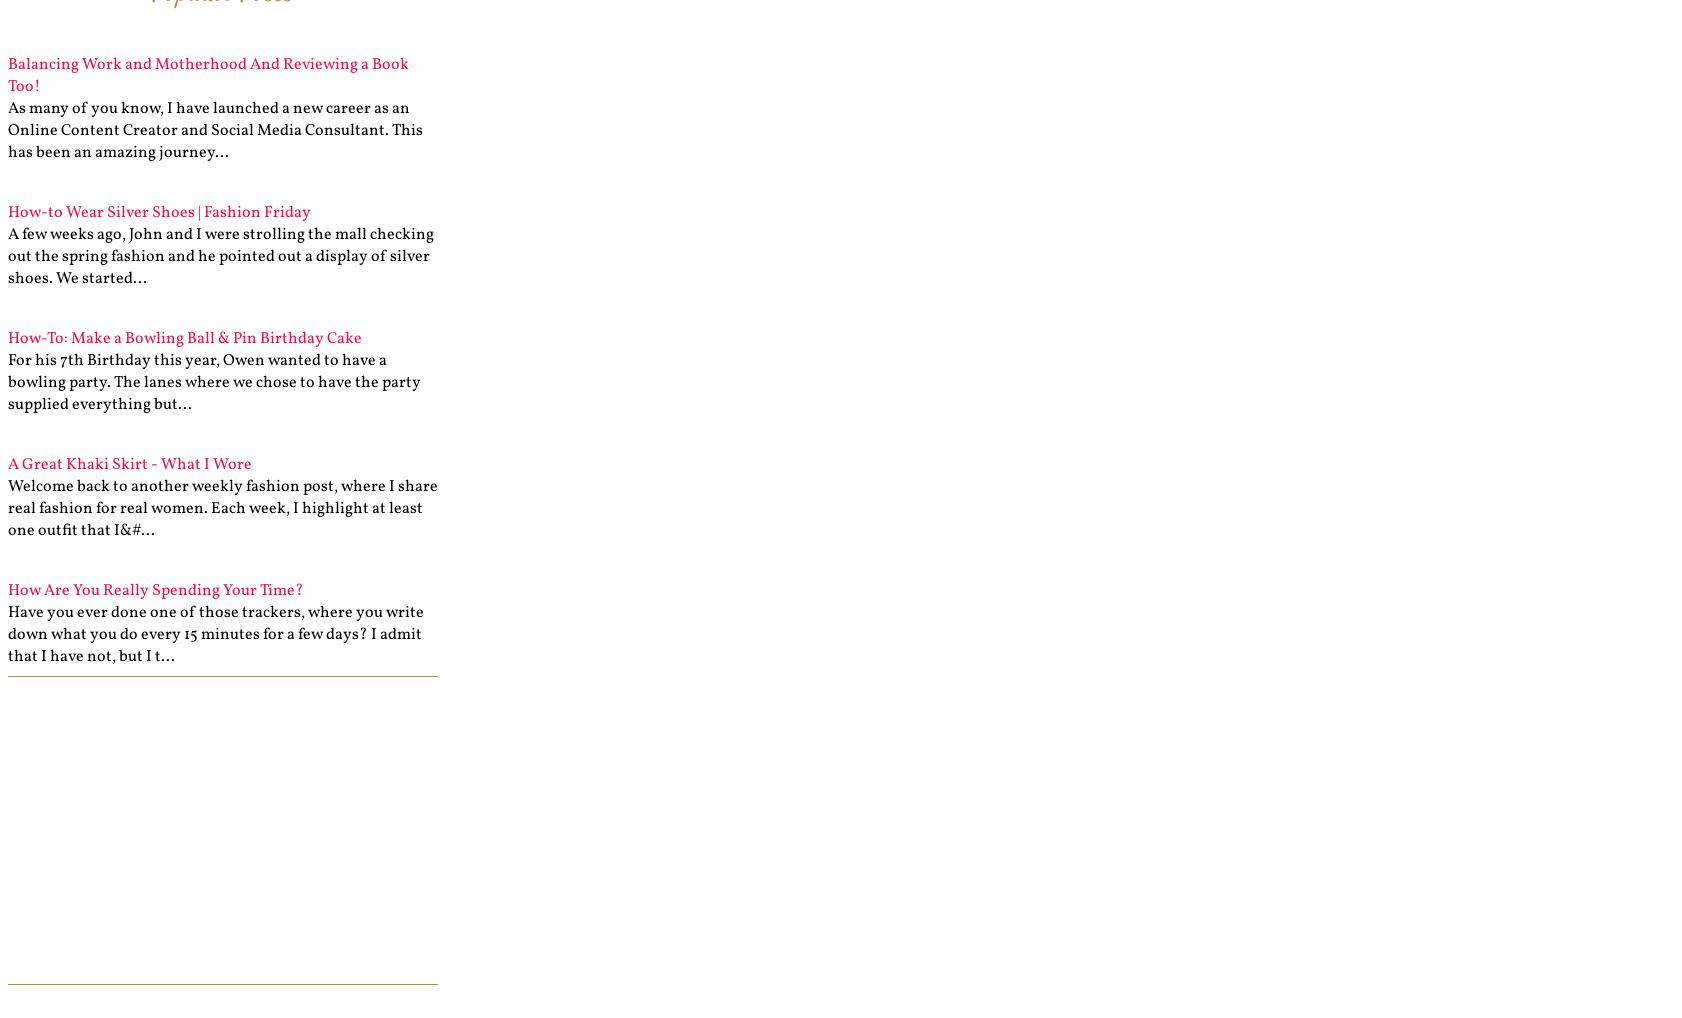  What do you see at coordinates (213, 382) in the screenshot?
I see `'For his 7th Birthday this year, Owen wanted to have a bowling party. The lanes where we chose to have the party supplied everything but...'` at bounding box center [213, 382].